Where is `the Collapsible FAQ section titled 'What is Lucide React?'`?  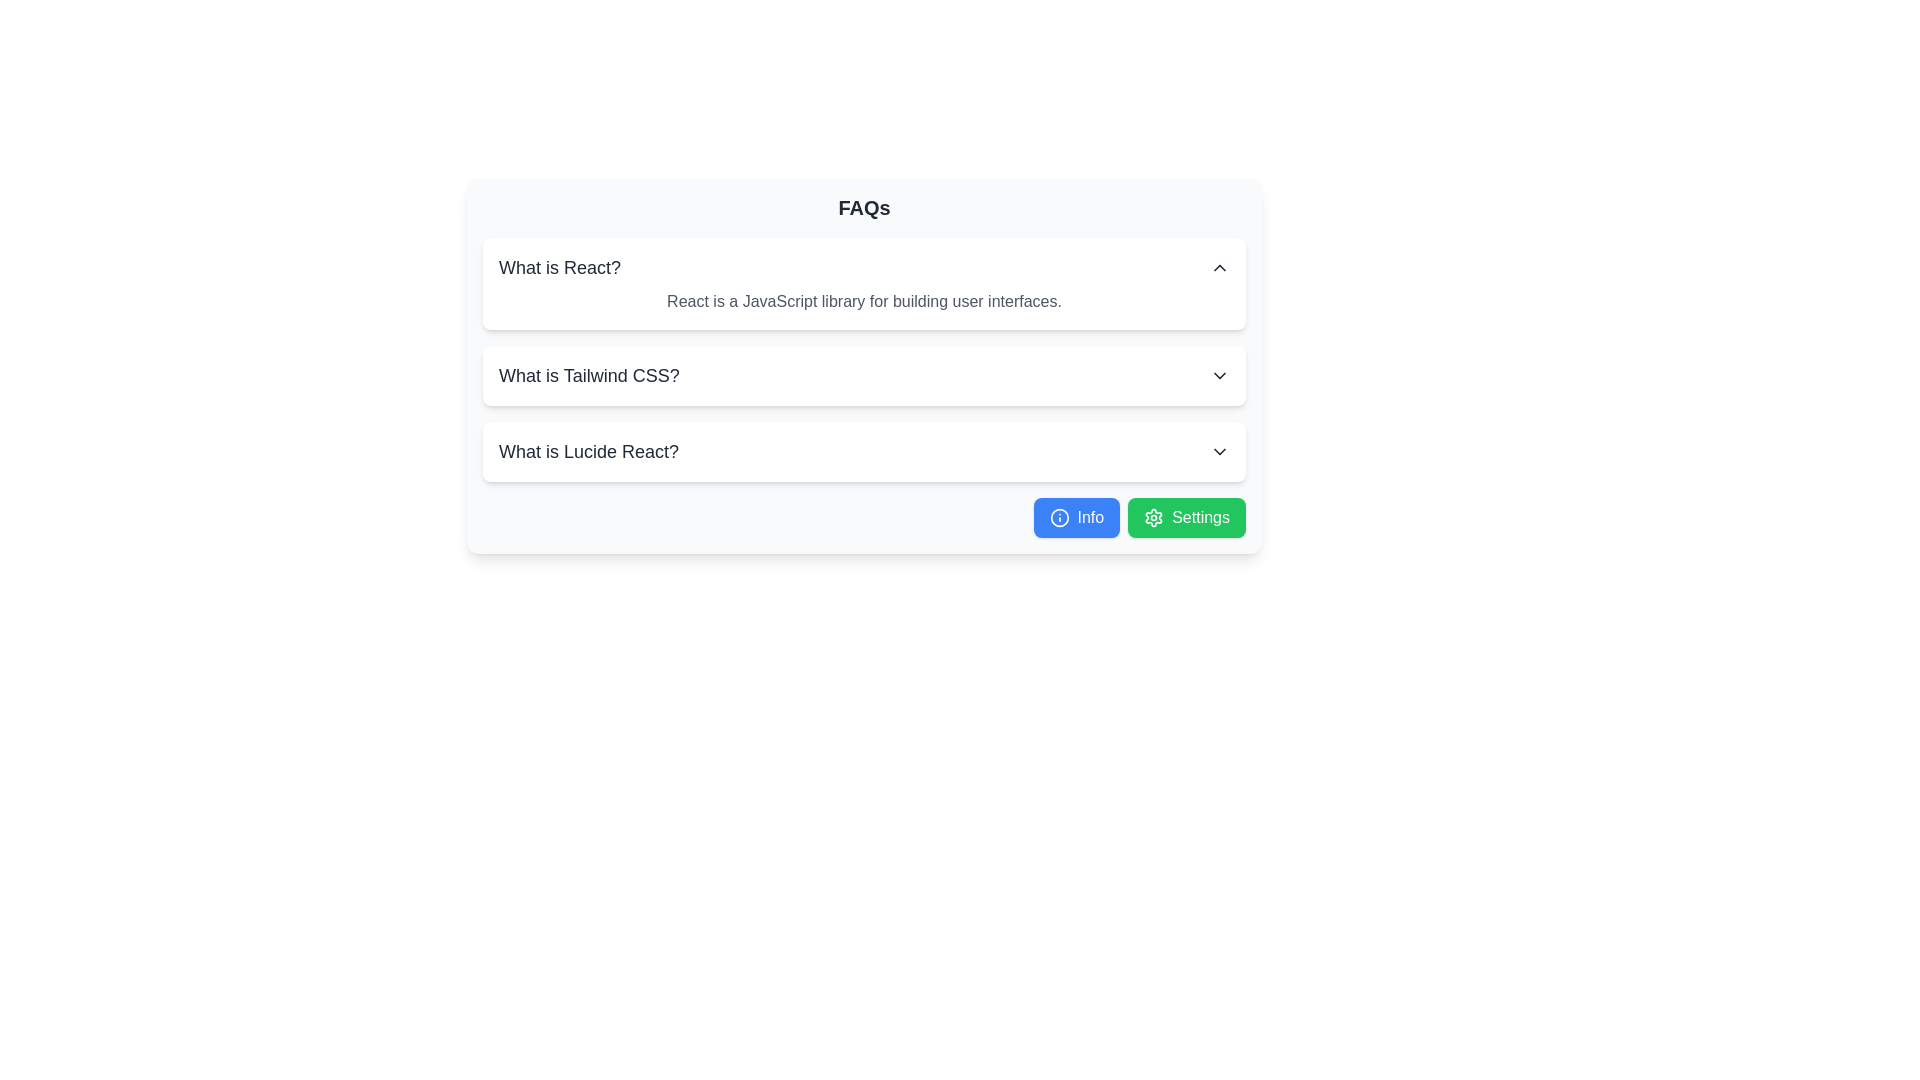 the Collapsible FAQ section titled 'What is Lucide React?' is located at coordinates (864, 451).